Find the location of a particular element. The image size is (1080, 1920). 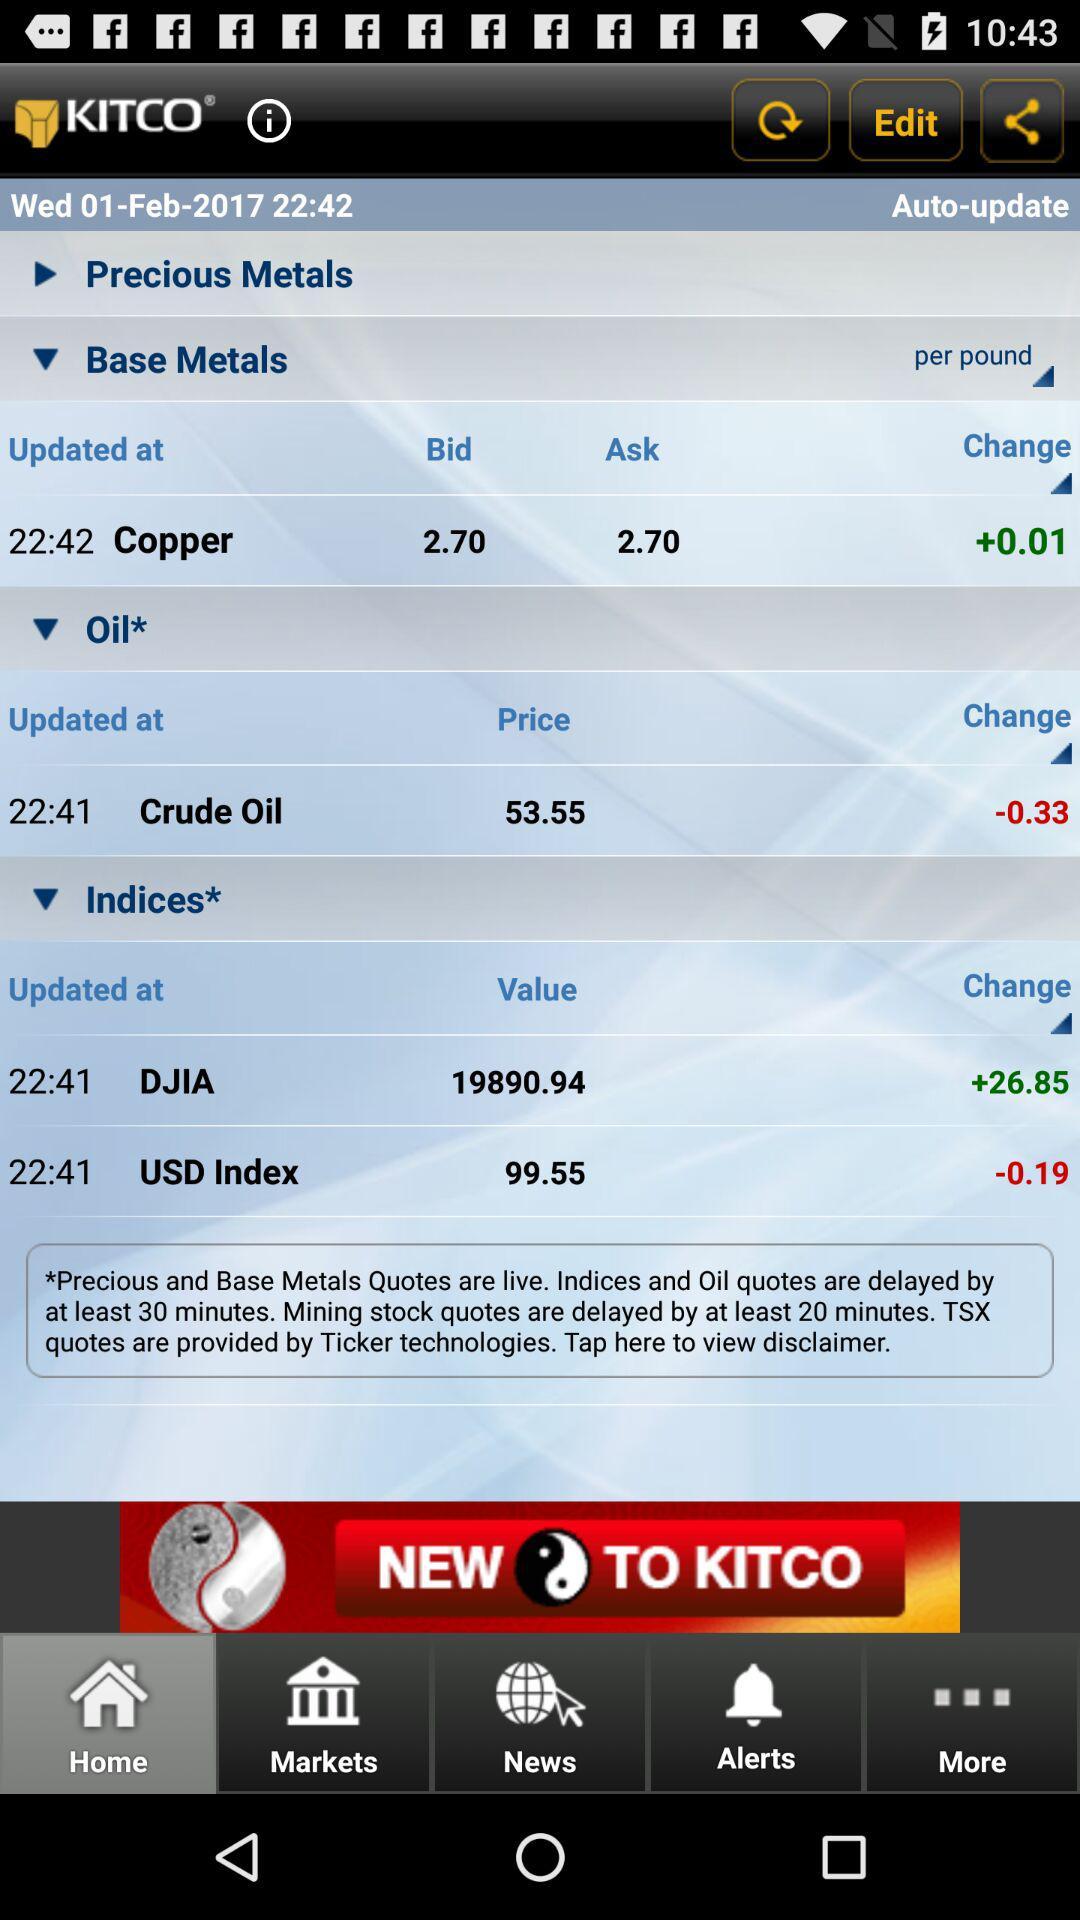

news application is located at coordinates (540, 1566).